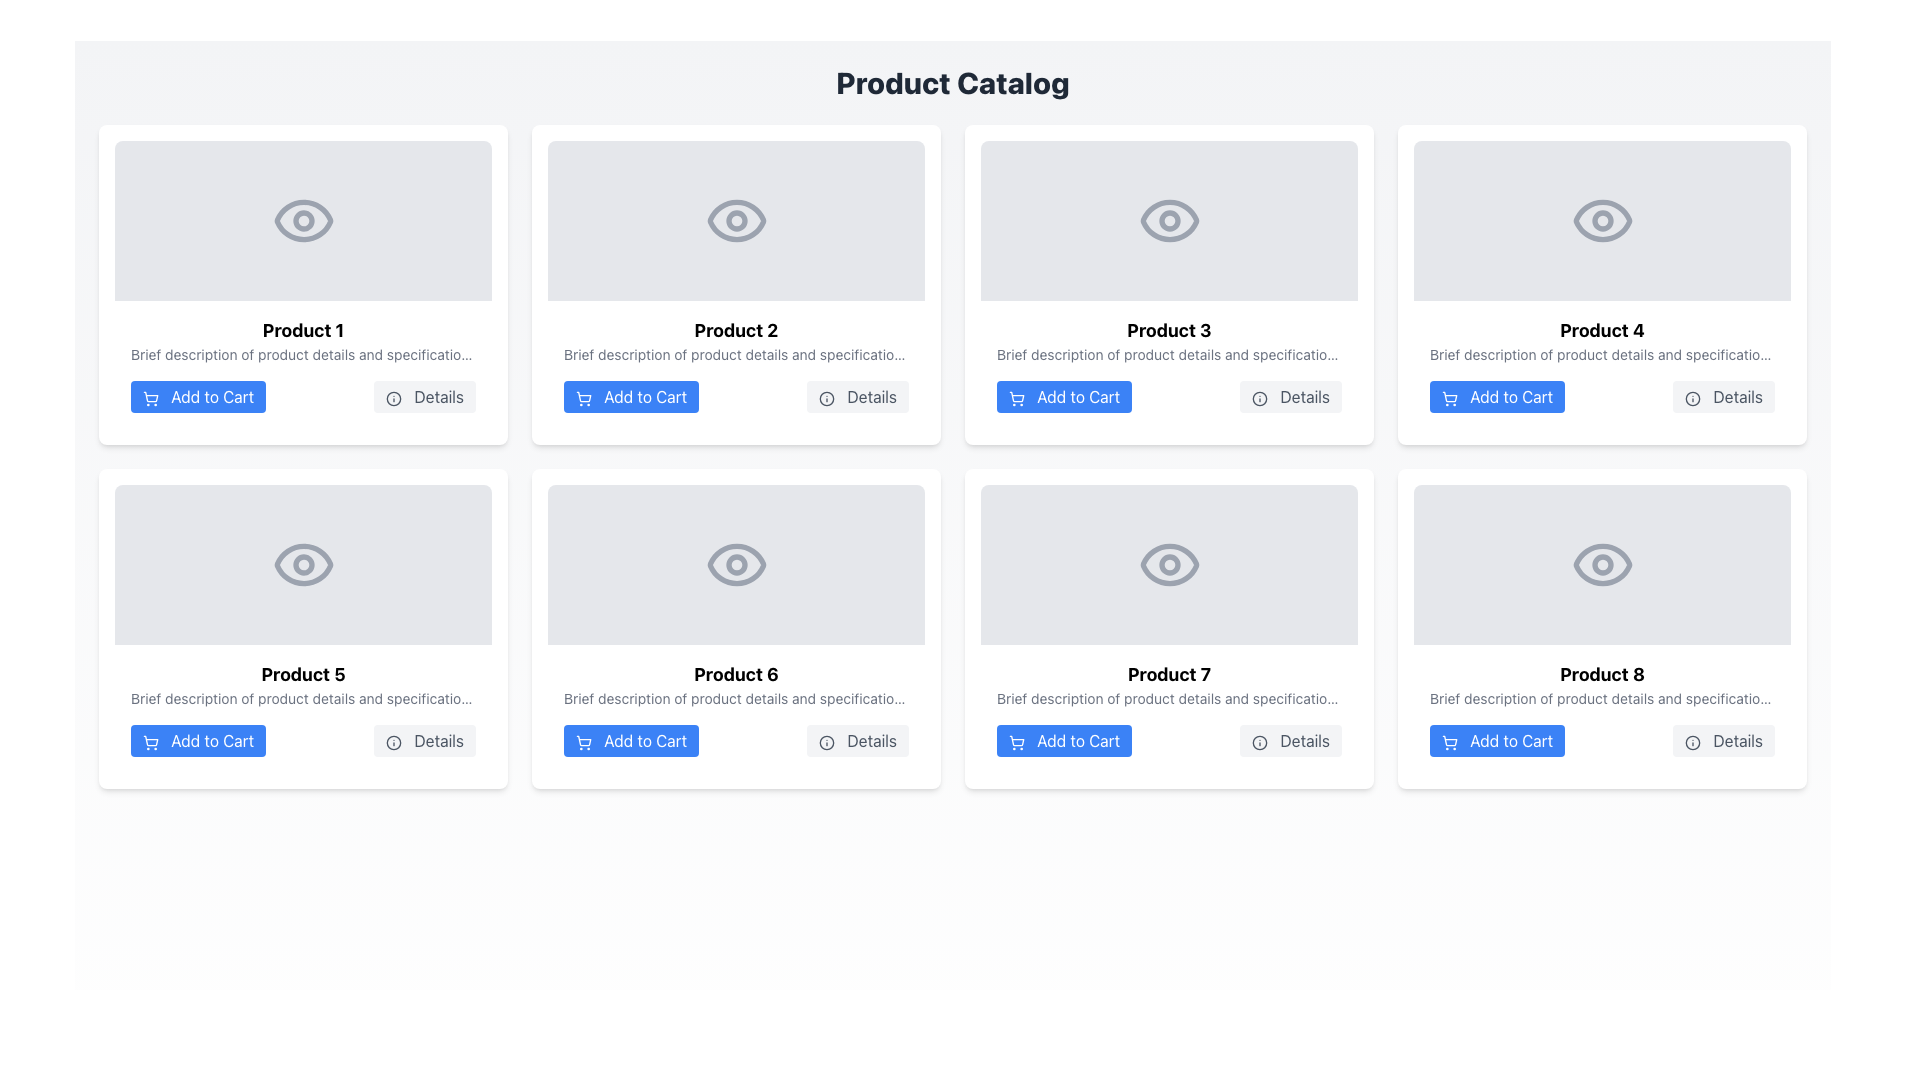  I want to click on the vector circle that represents the pupil or central indicator within the eye icon in the upper section of the Product 7 block, so click(1169, 564).